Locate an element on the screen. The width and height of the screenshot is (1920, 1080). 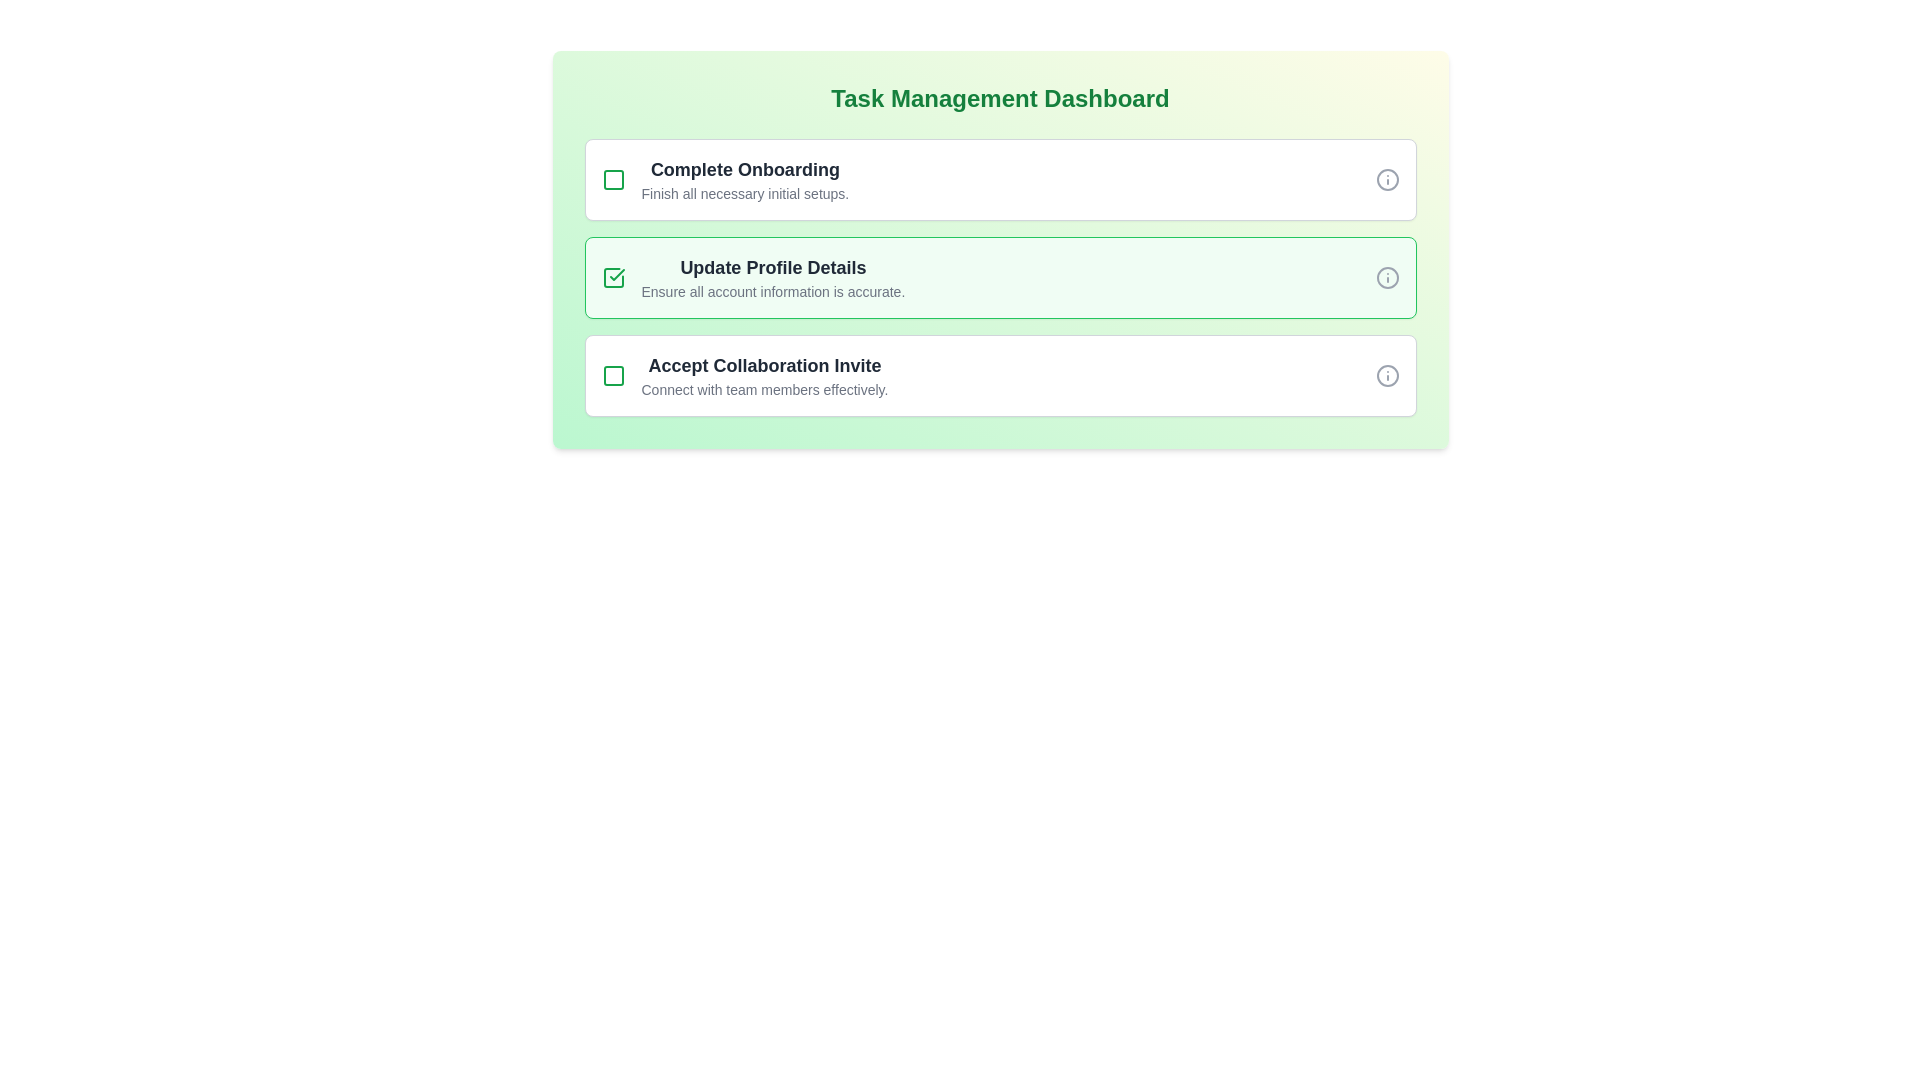
the green checkmark icon indicating task completion for the 'Update Profile Details' task located in the second row of the task list is located at coordinates (616, 274).